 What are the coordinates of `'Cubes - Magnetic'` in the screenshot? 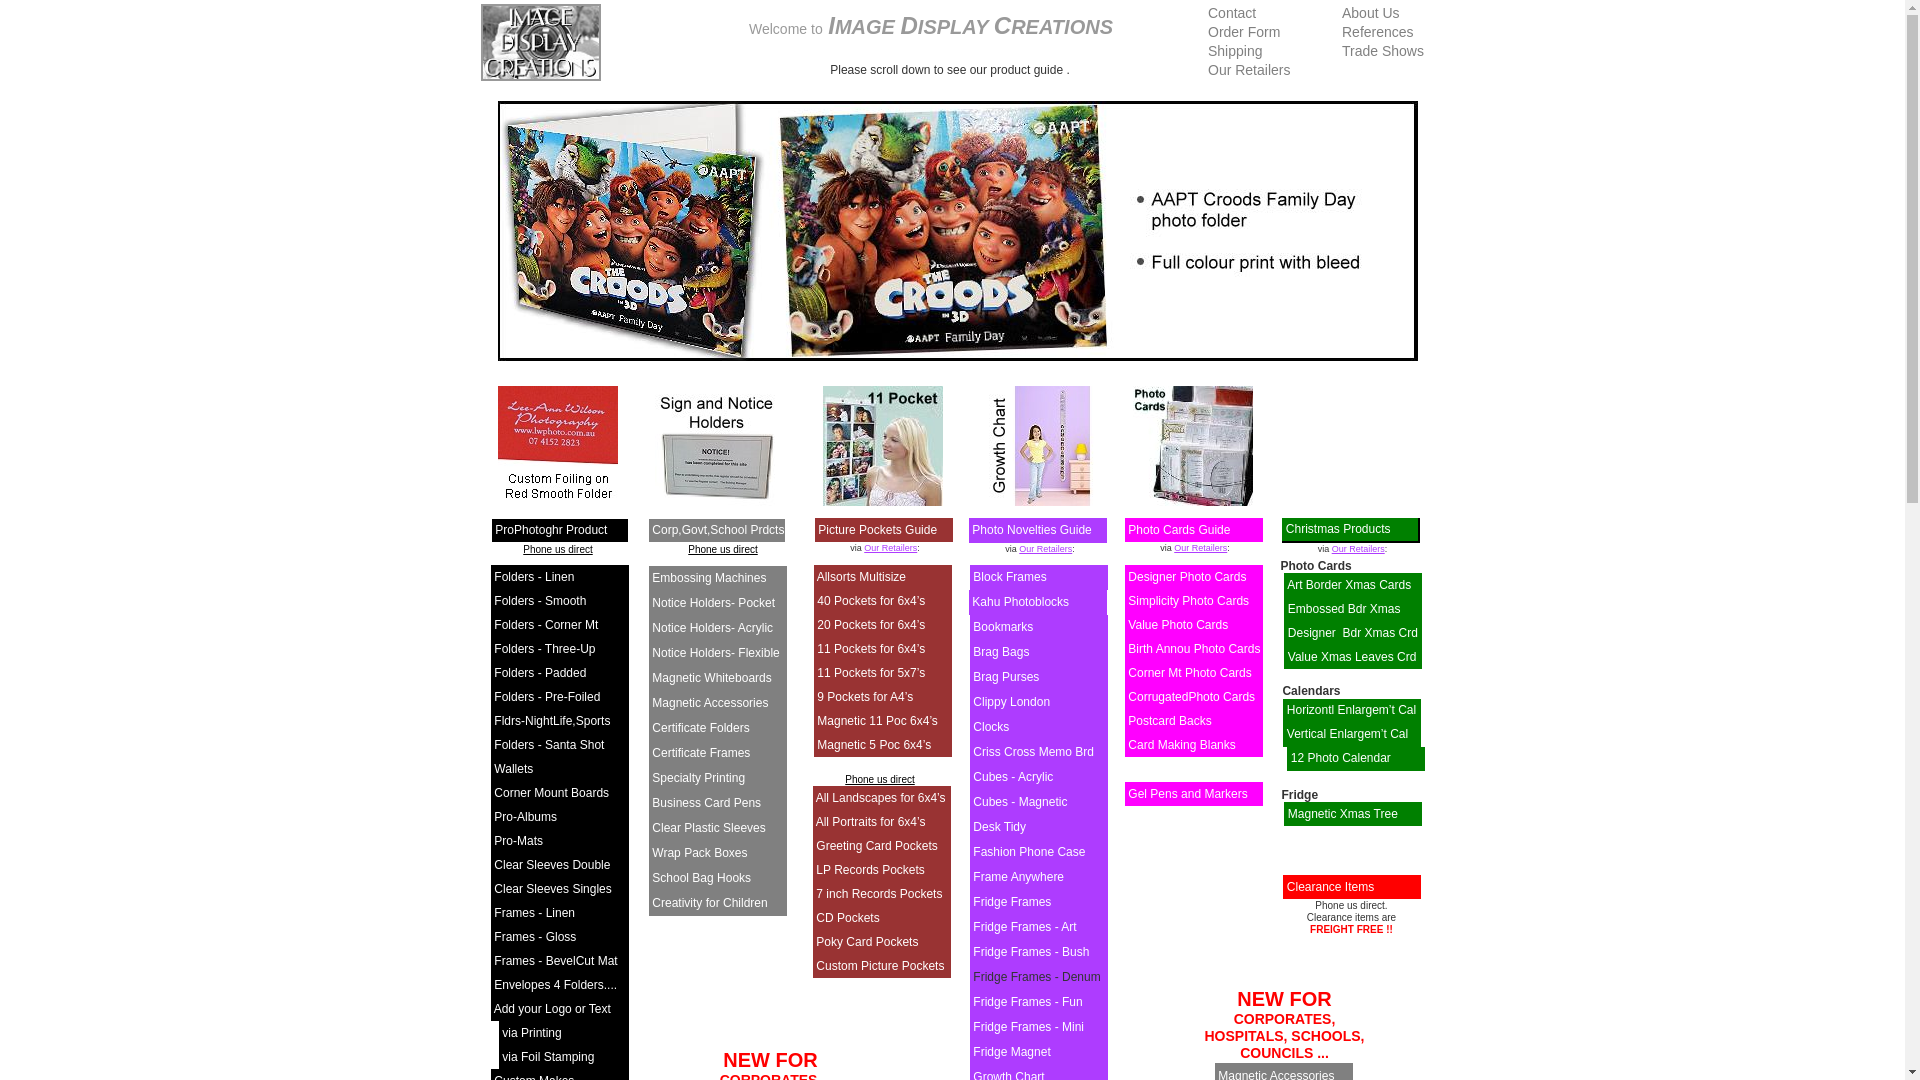 It's located at (1019, 801).